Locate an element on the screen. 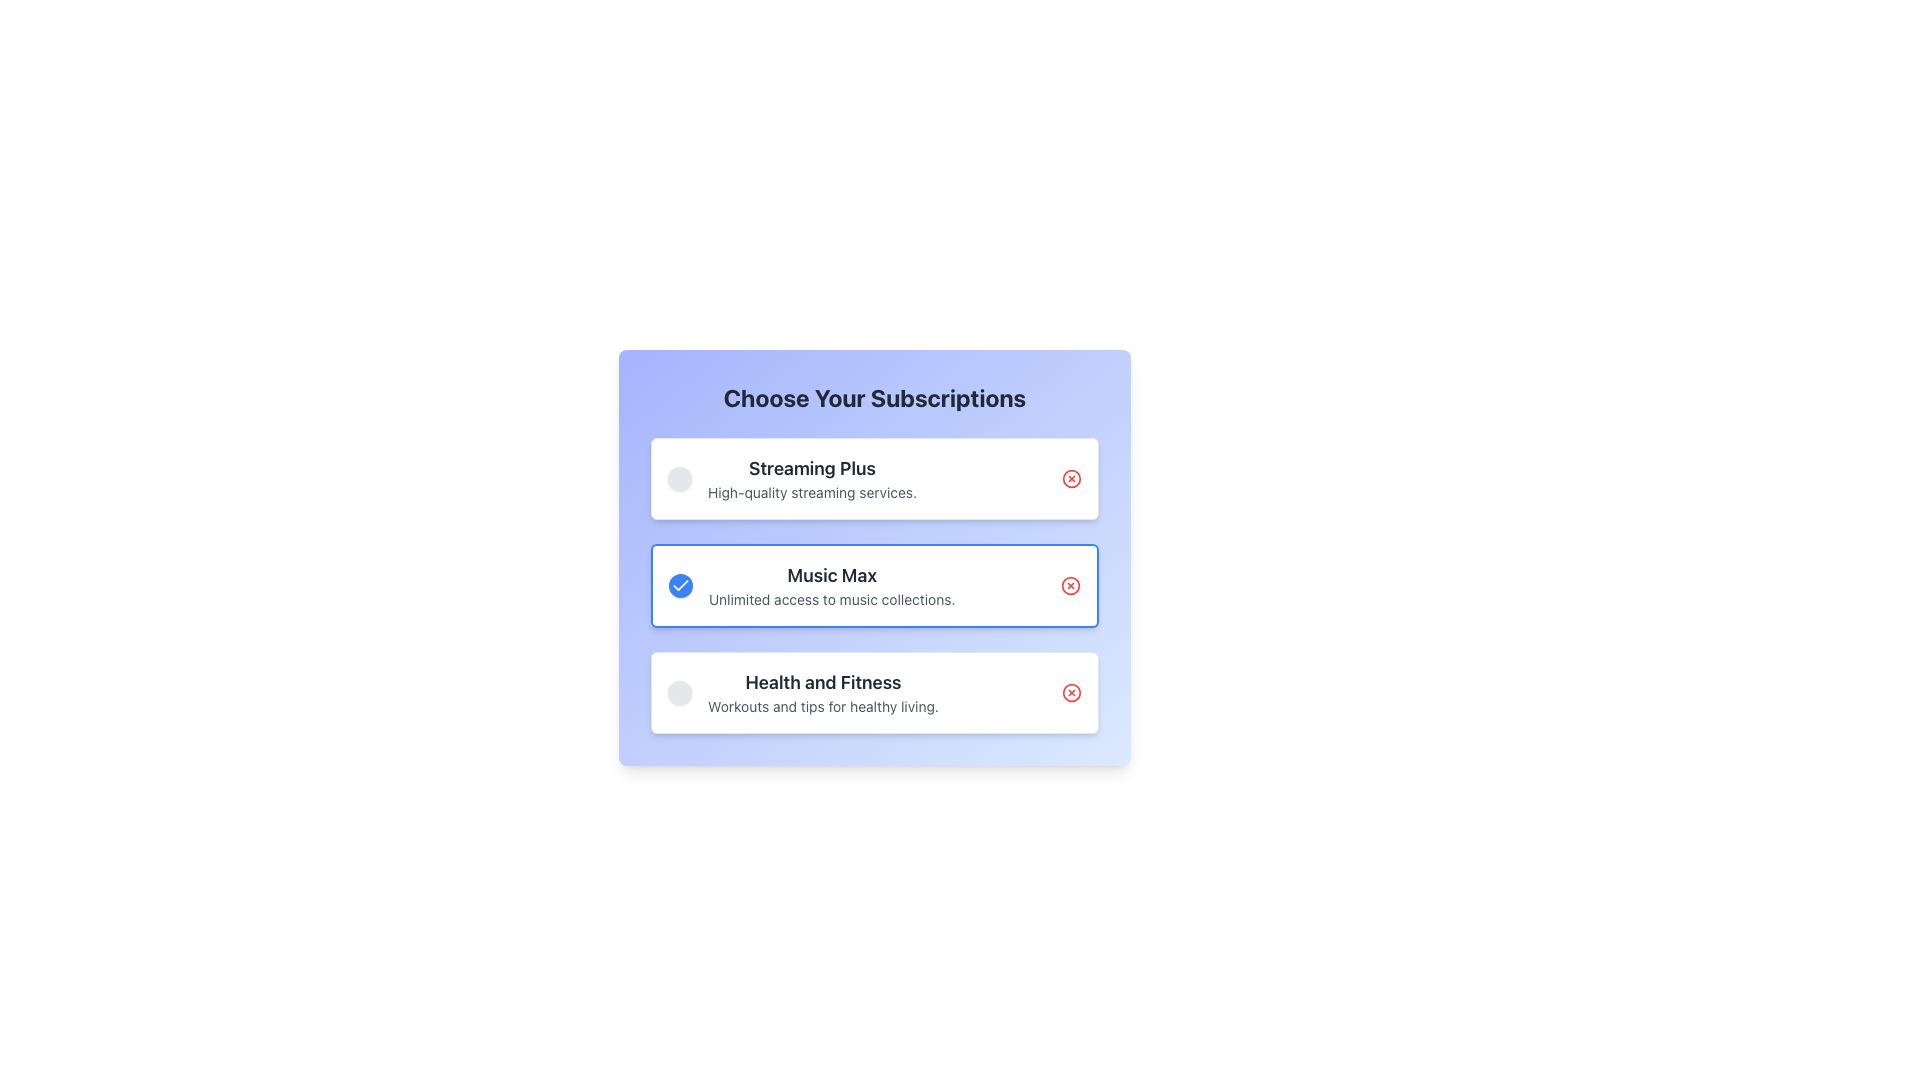  the checkmark icon that indicates the selection status for the 'Music Max' item is located at coordinates (681, 585).